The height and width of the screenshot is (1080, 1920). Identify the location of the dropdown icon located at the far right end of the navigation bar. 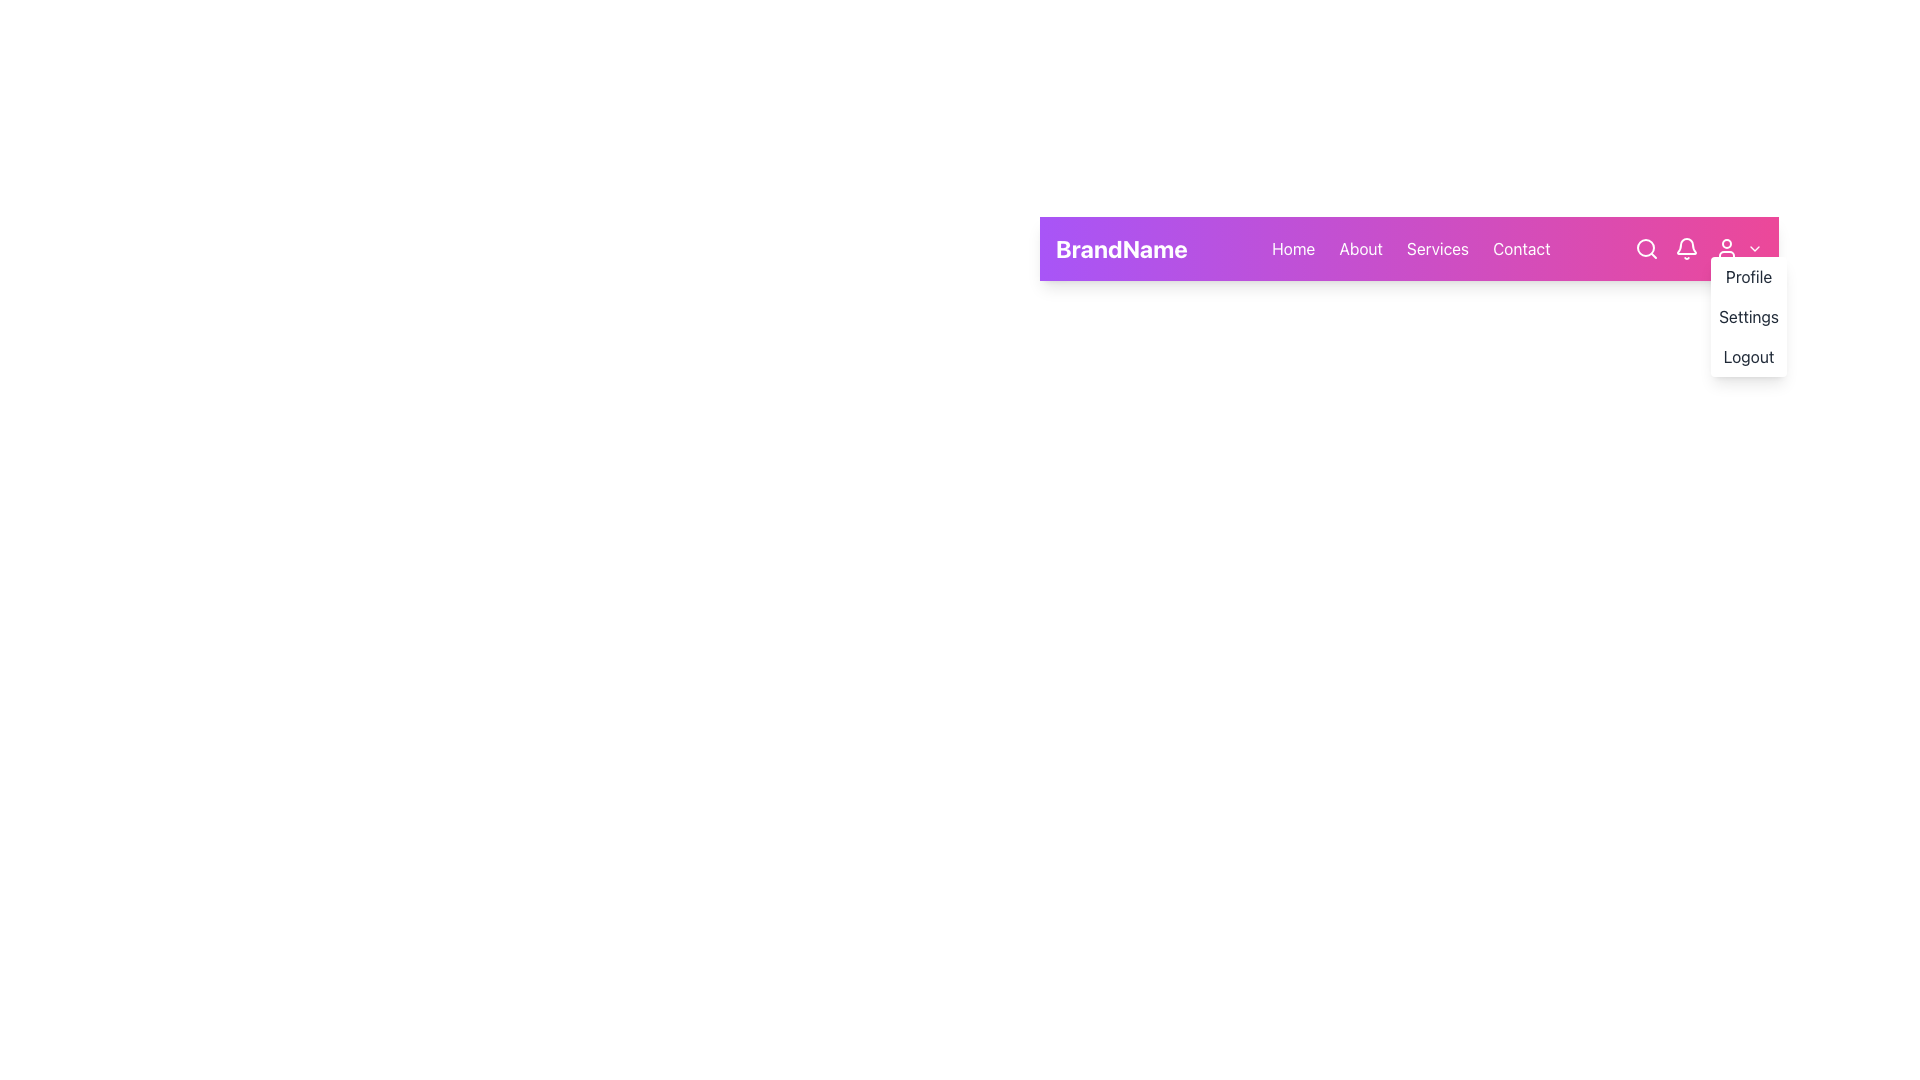
(1754, 248).